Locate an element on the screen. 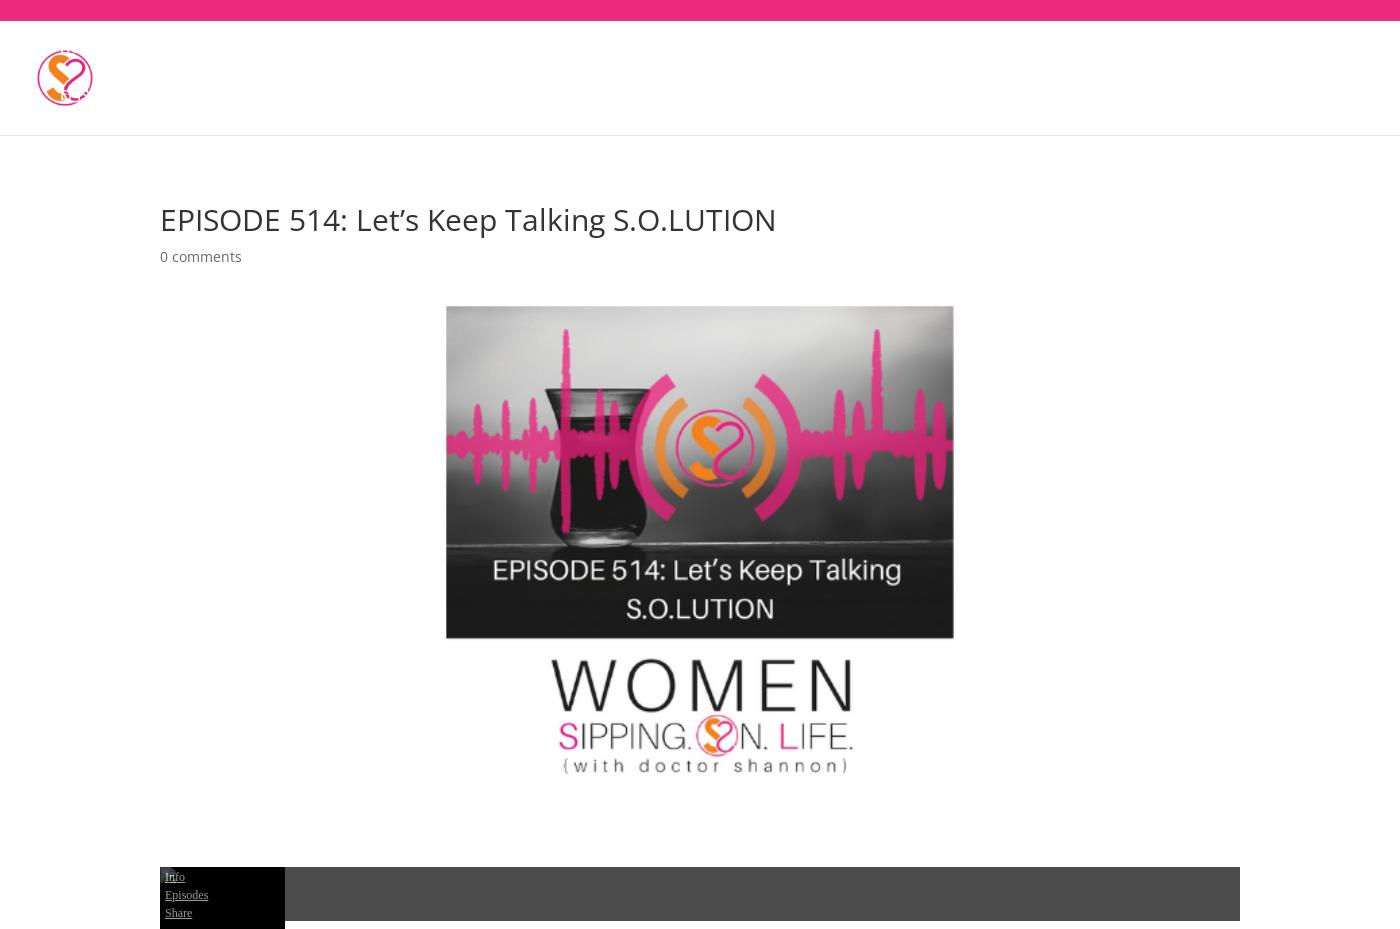 This screenshot has height=929, width=1400. 'EPISODE 514: Let’s Keep Talking S.O.LUTION' is located at coordinates (160, 218).